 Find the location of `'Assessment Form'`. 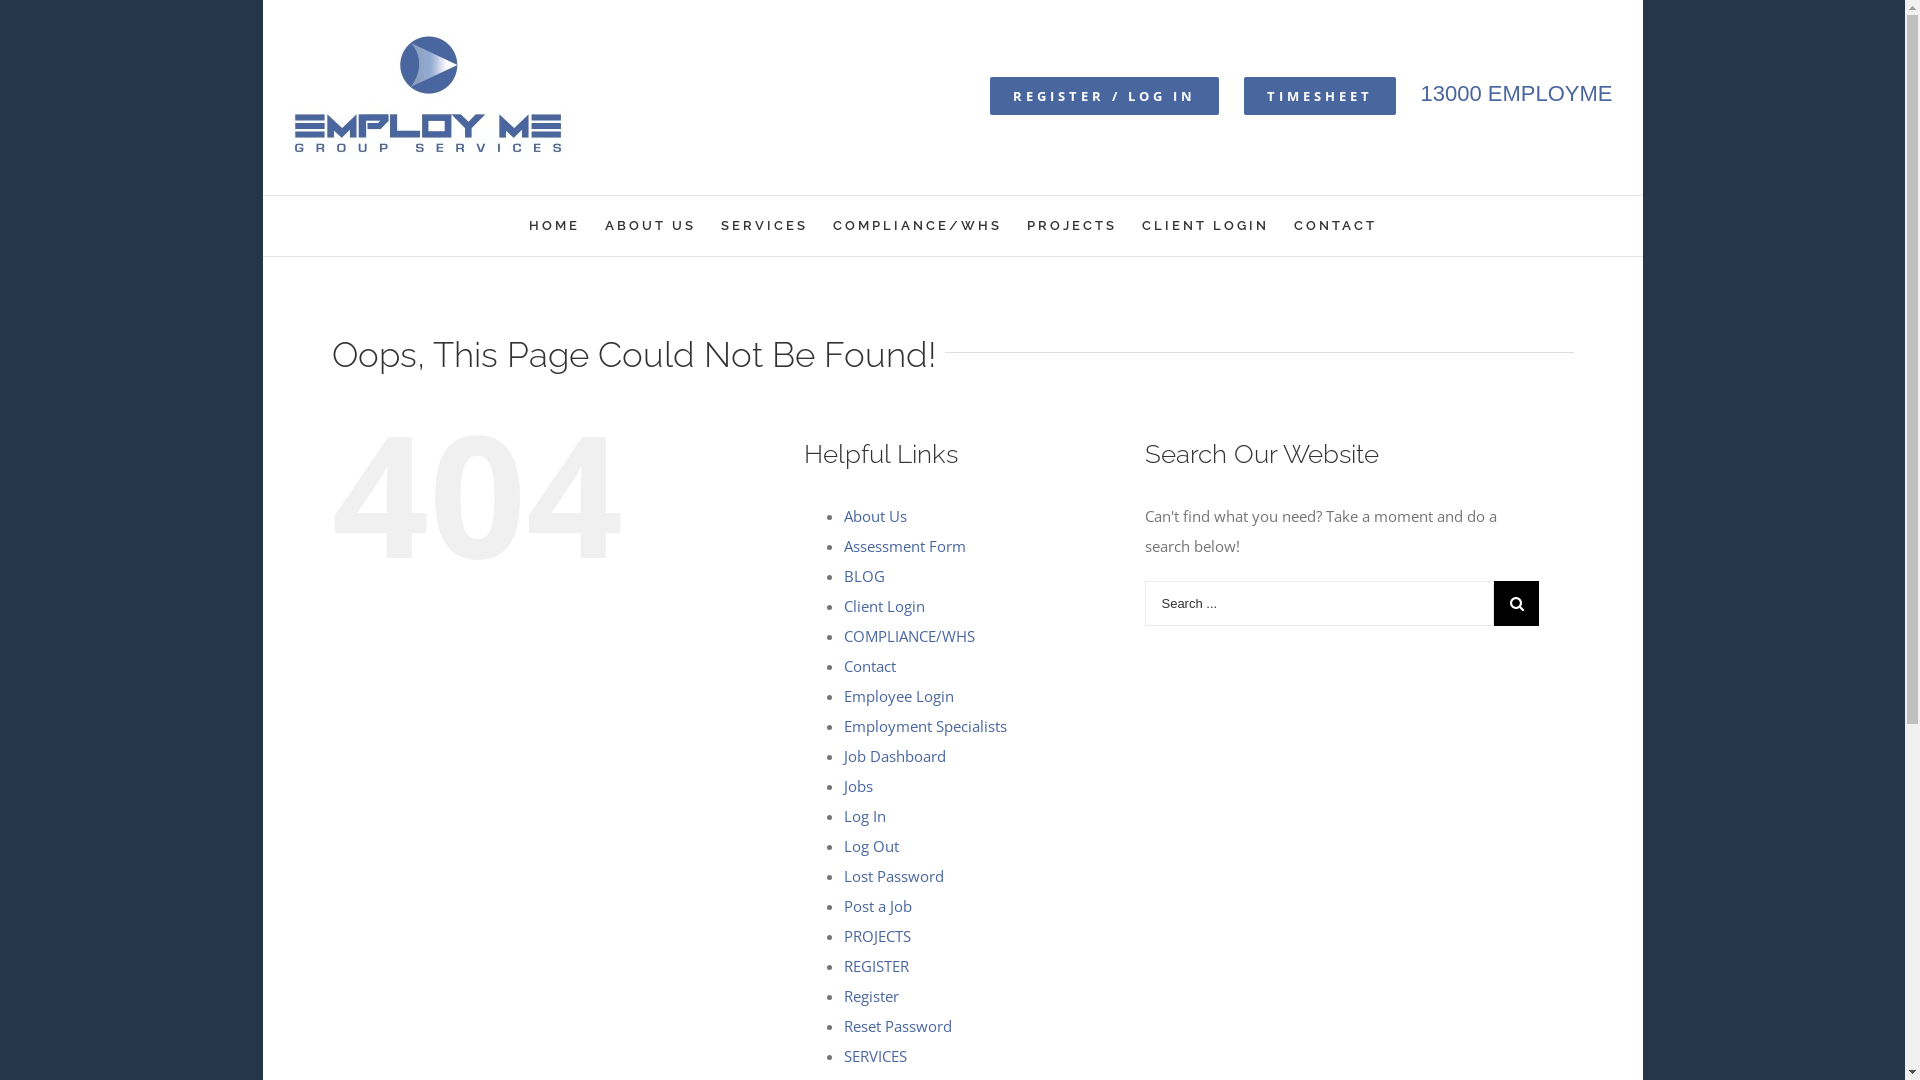

'Assessment Form' is located at coordinates (904, 546).